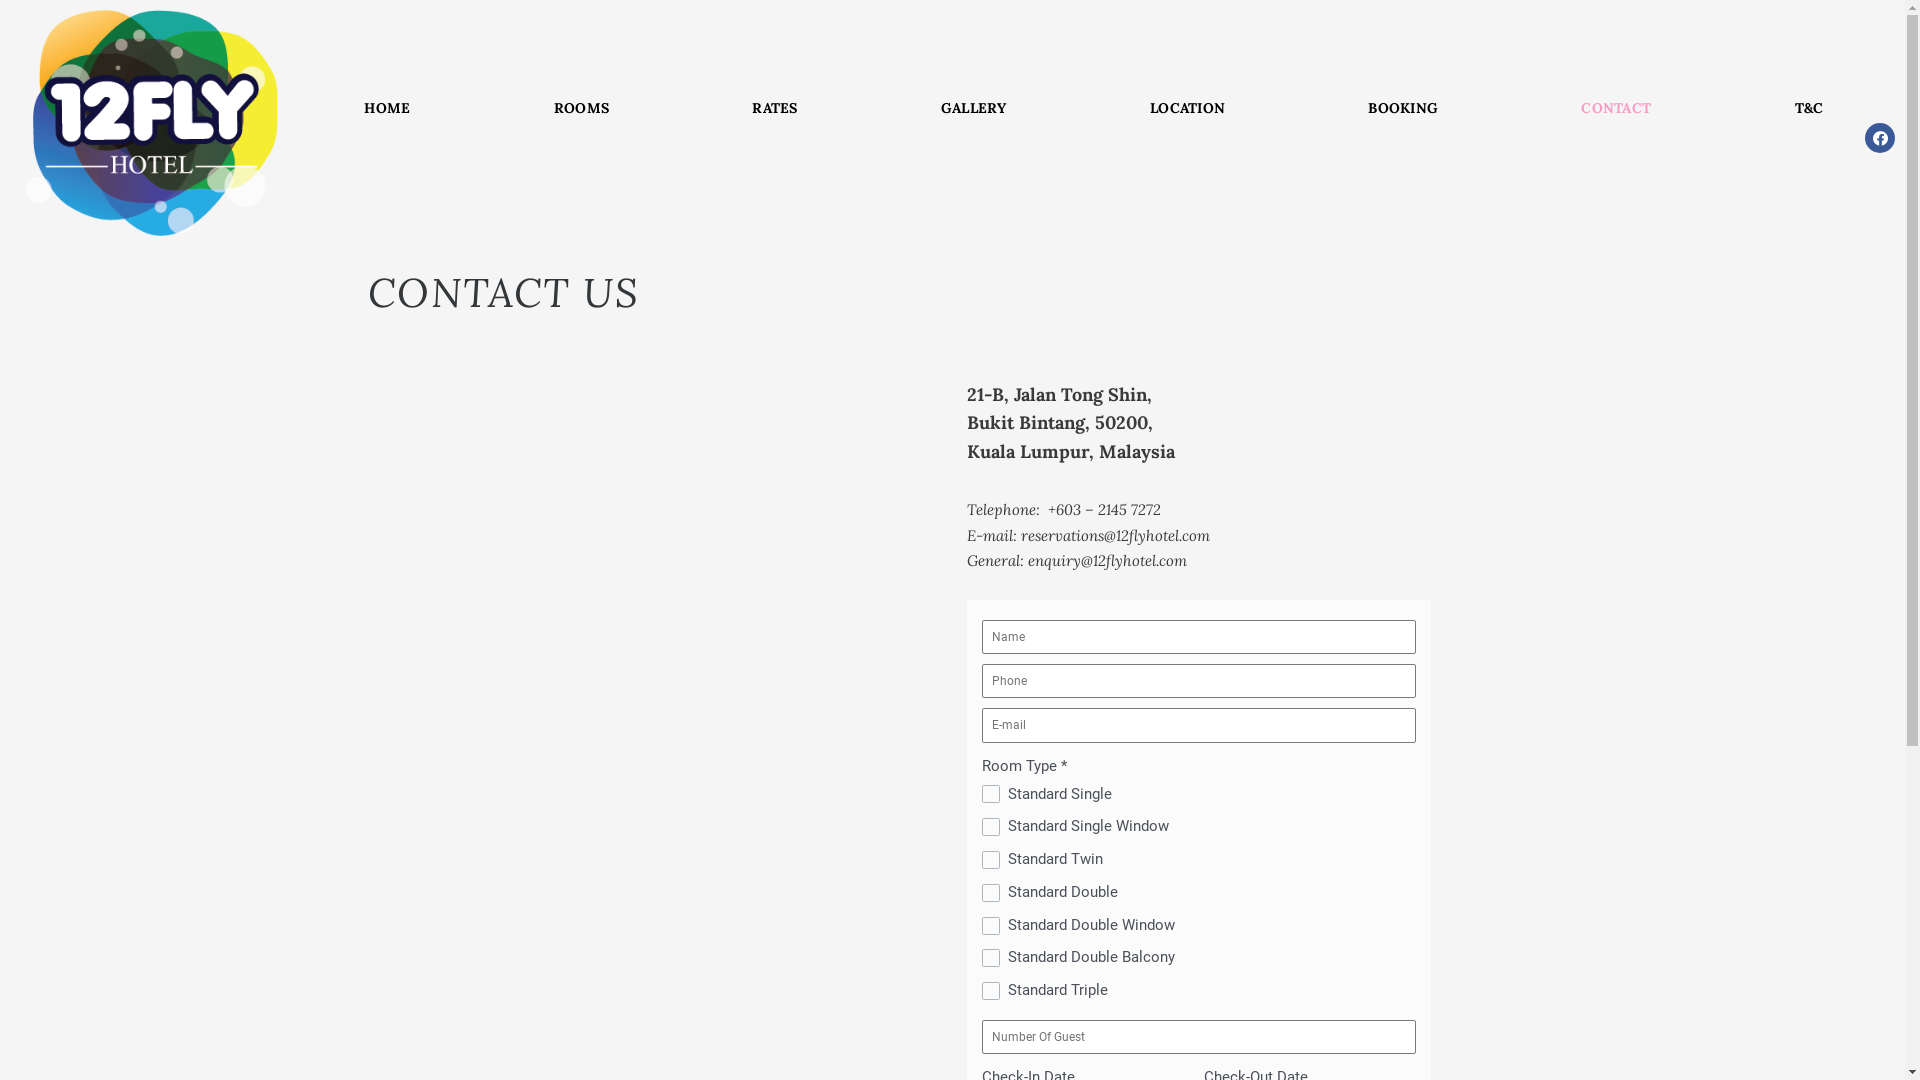 The image size is (1920, 1080). I want to click on 'GALLERY', so click(973, 107).